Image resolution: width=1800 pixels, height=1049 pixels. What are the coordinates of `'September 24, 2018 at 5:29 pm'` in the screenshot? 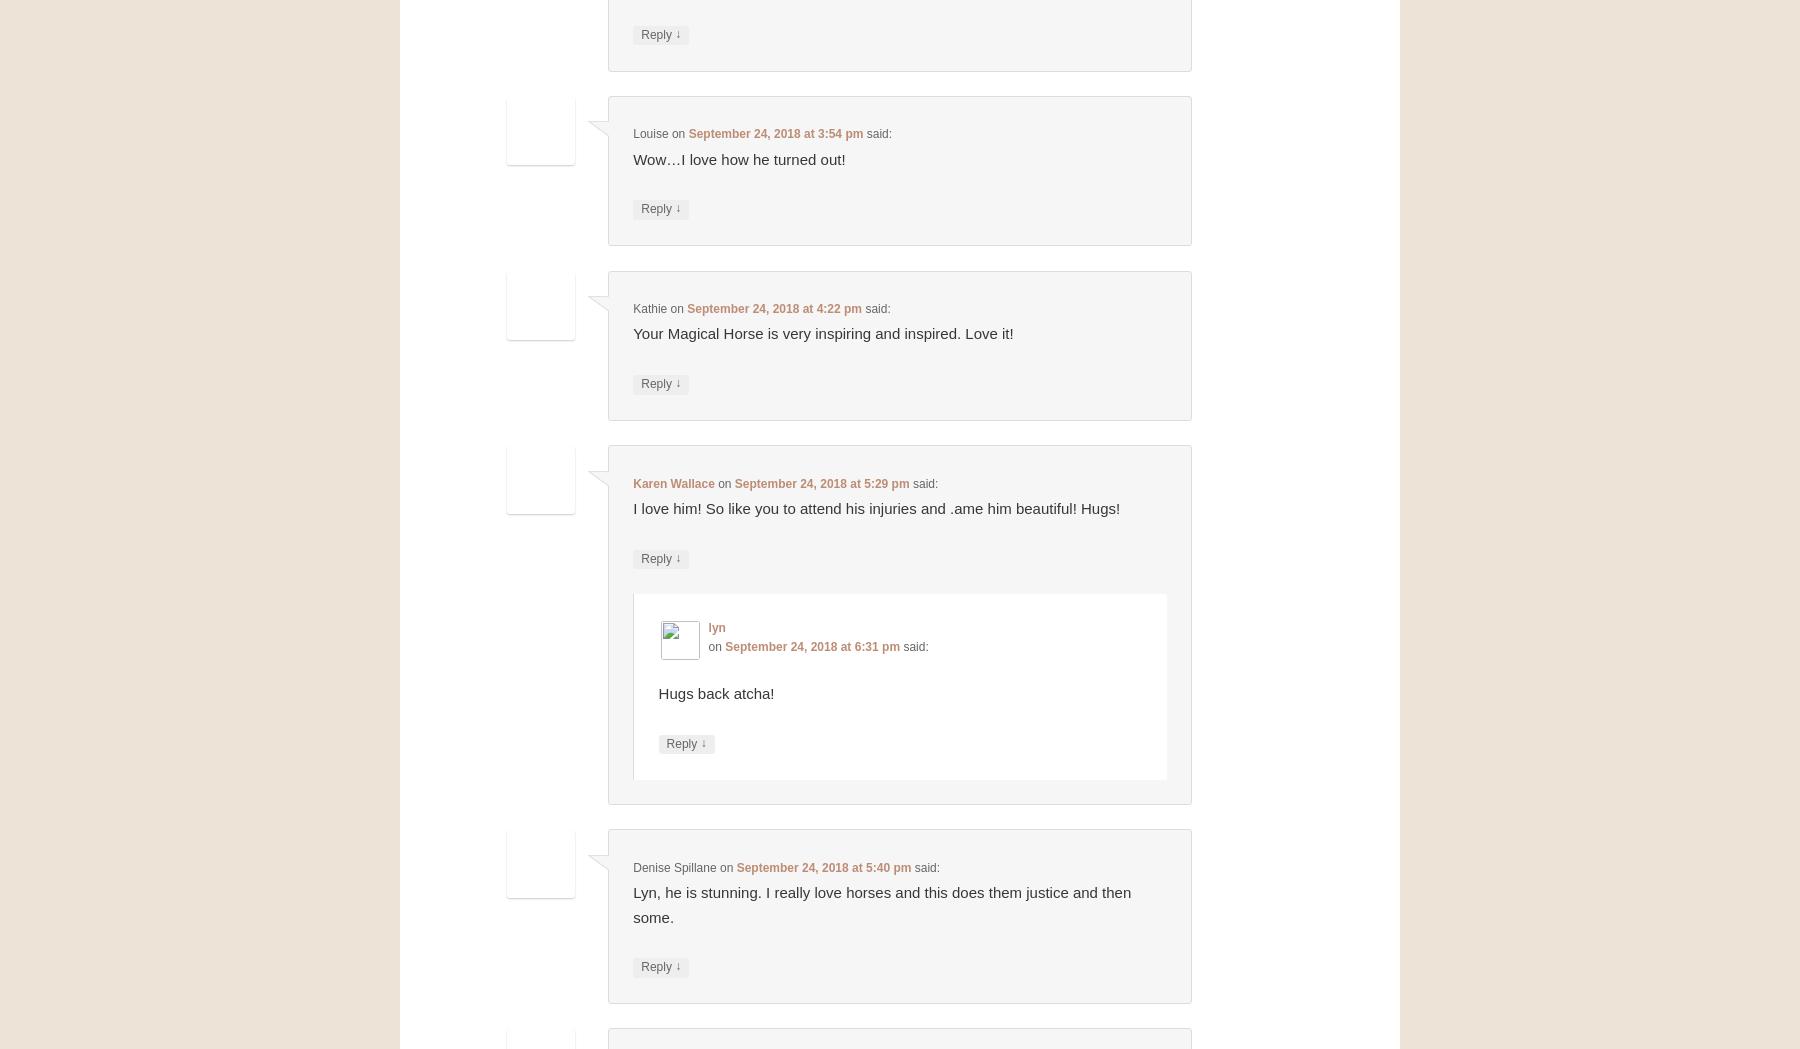 It's located at (821, 482).